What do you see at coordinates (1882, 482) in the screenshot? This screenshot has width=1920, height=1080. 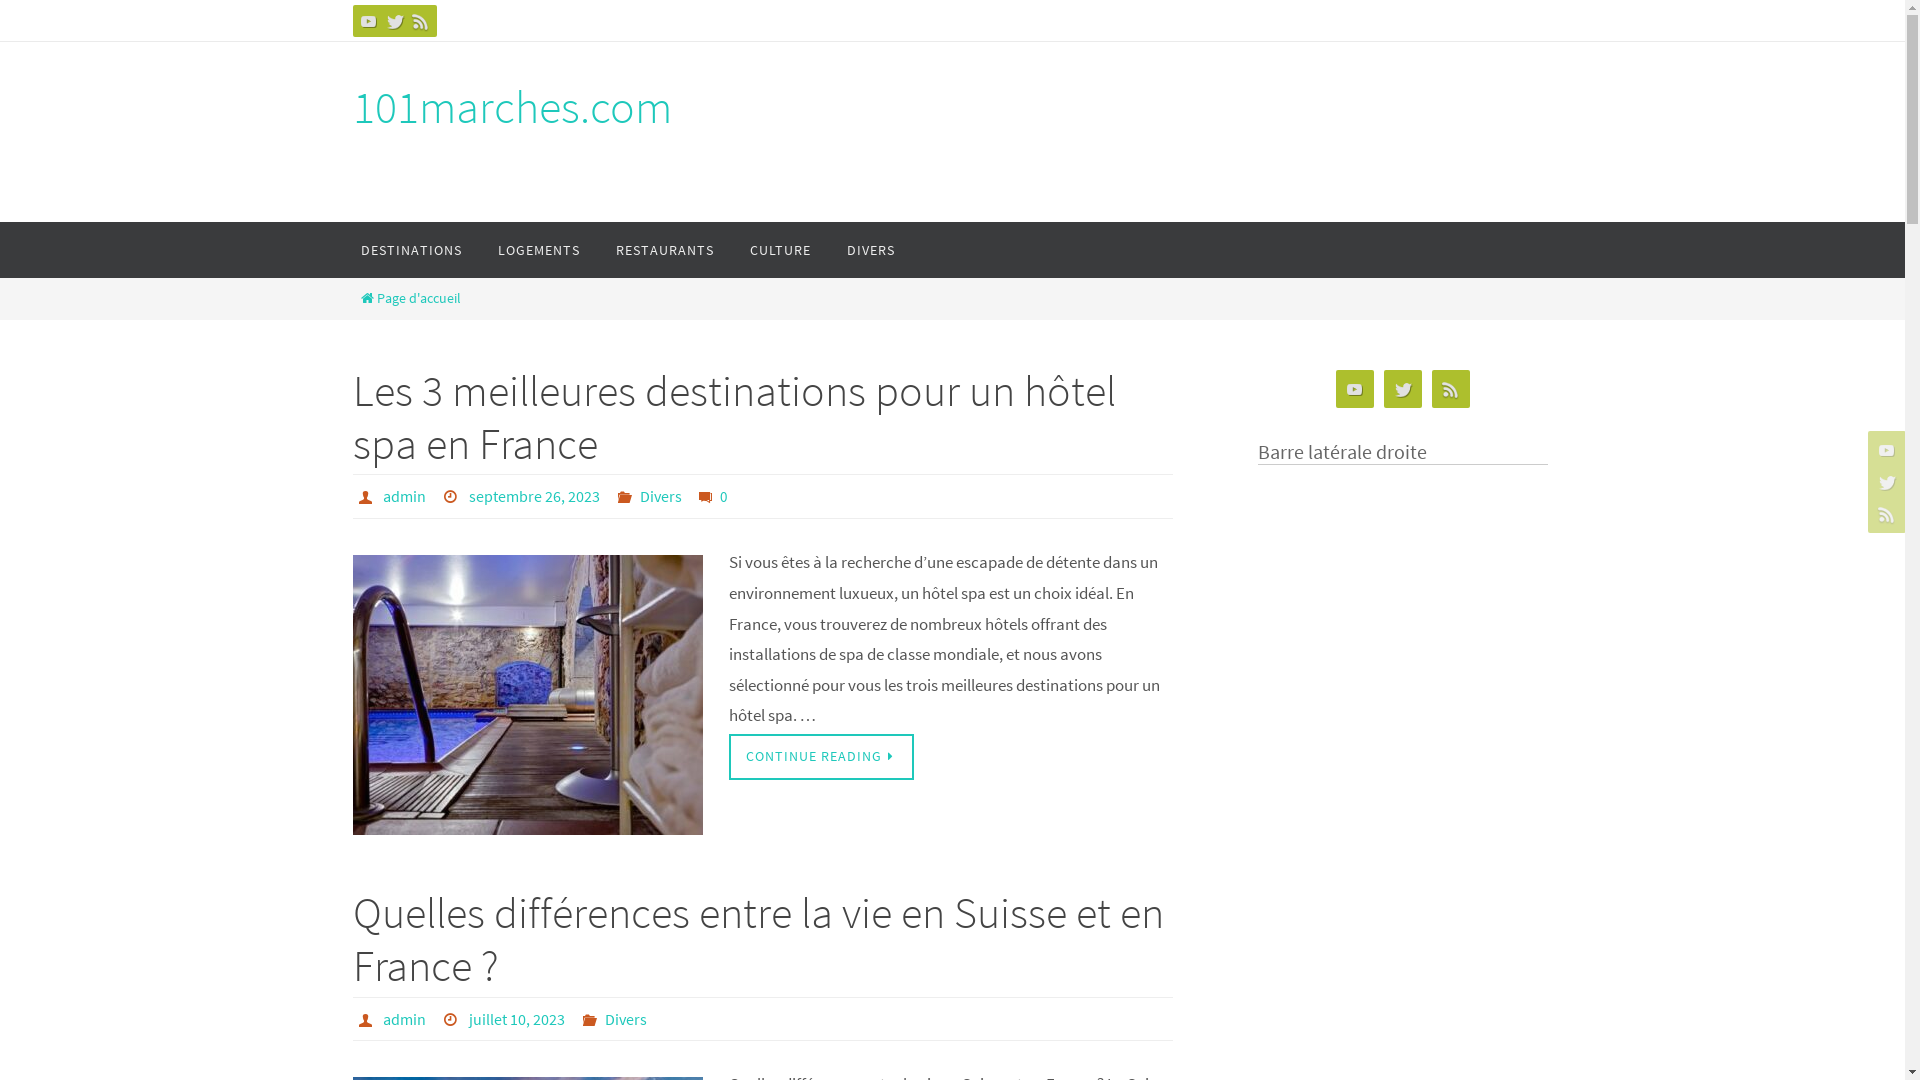 I see `'Twitter'` at bounding box center [1882, 482].